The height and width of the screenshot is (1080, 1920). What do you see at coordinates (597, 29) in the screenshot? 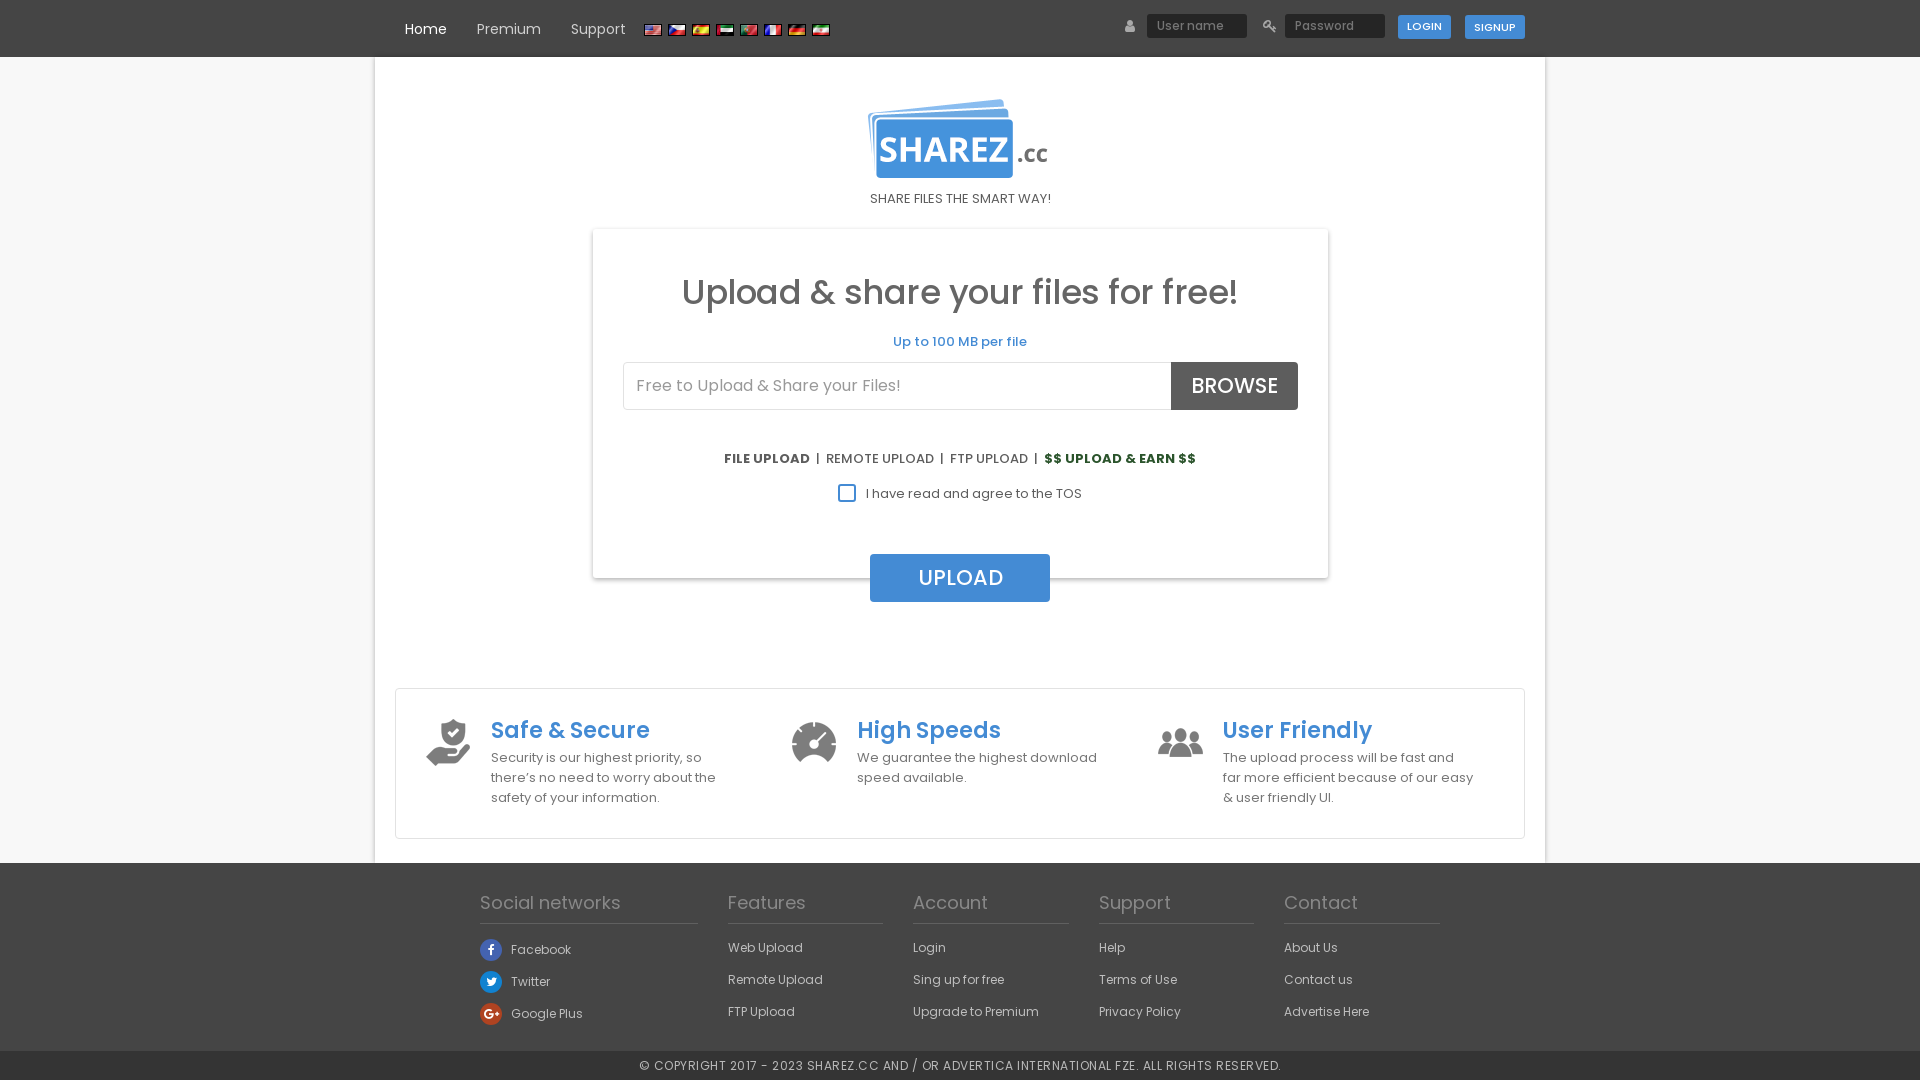
I see `'Support'` at bounding box center [597, 29].